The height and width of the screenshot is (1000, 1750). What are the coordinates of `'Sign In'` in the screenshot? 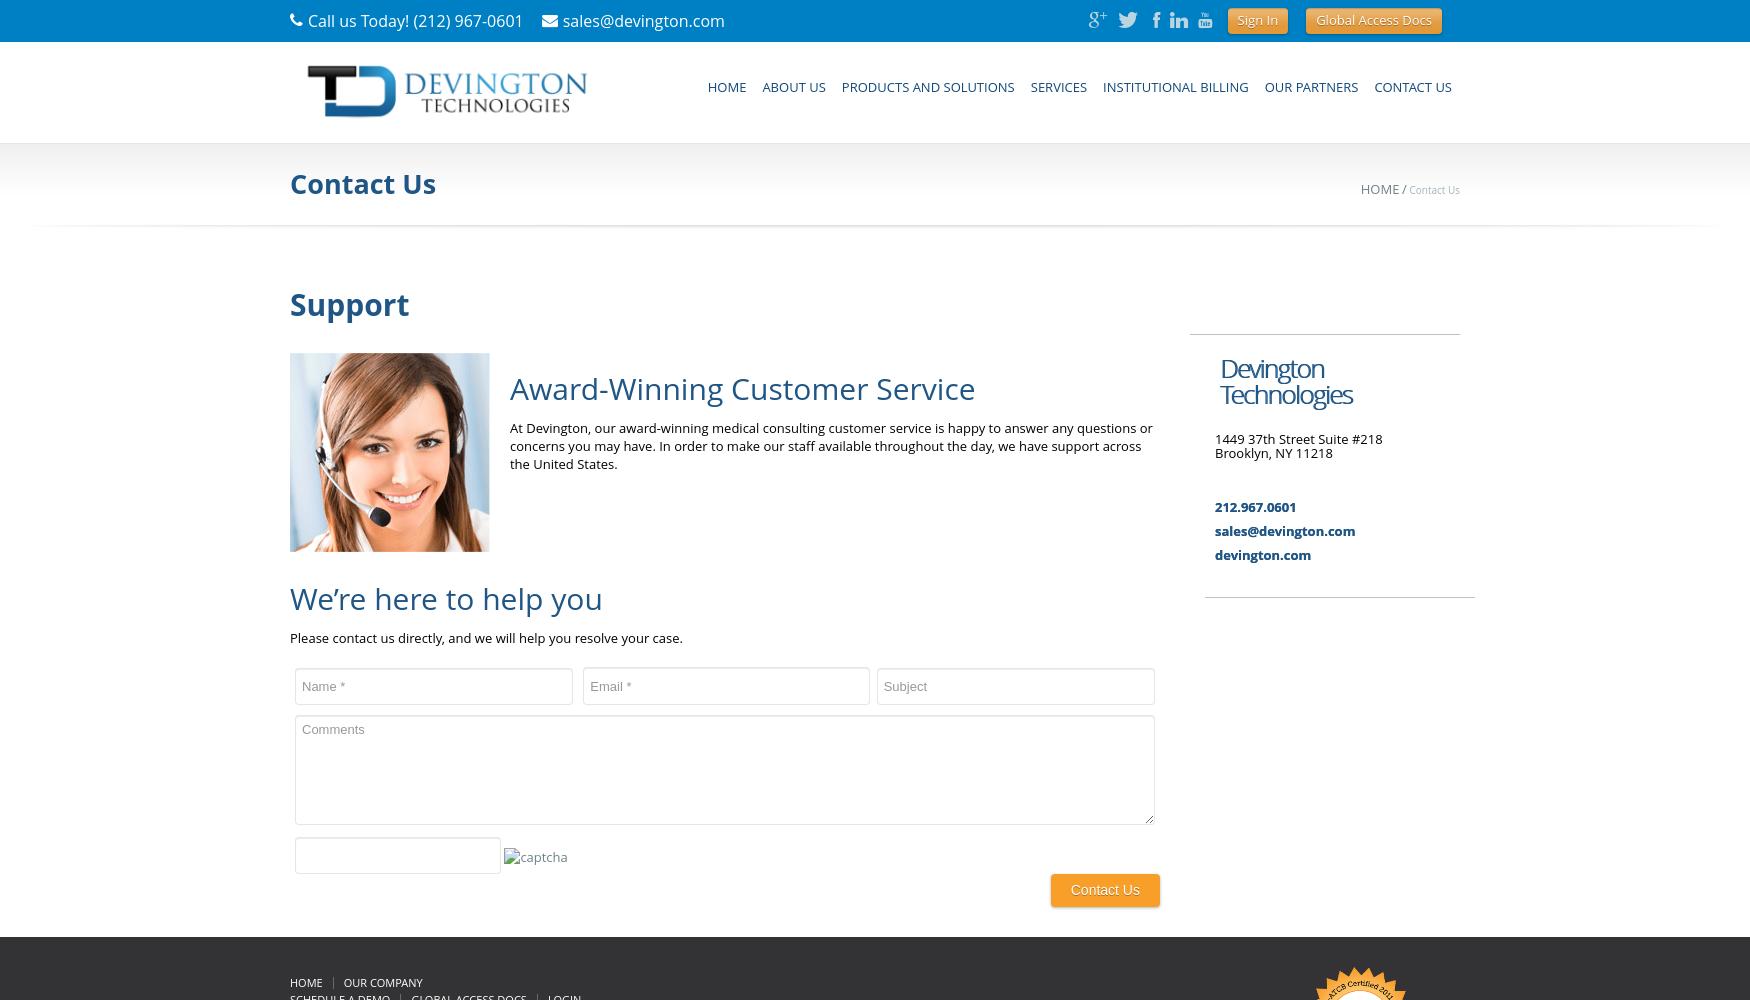 It's located at (1256, 20).